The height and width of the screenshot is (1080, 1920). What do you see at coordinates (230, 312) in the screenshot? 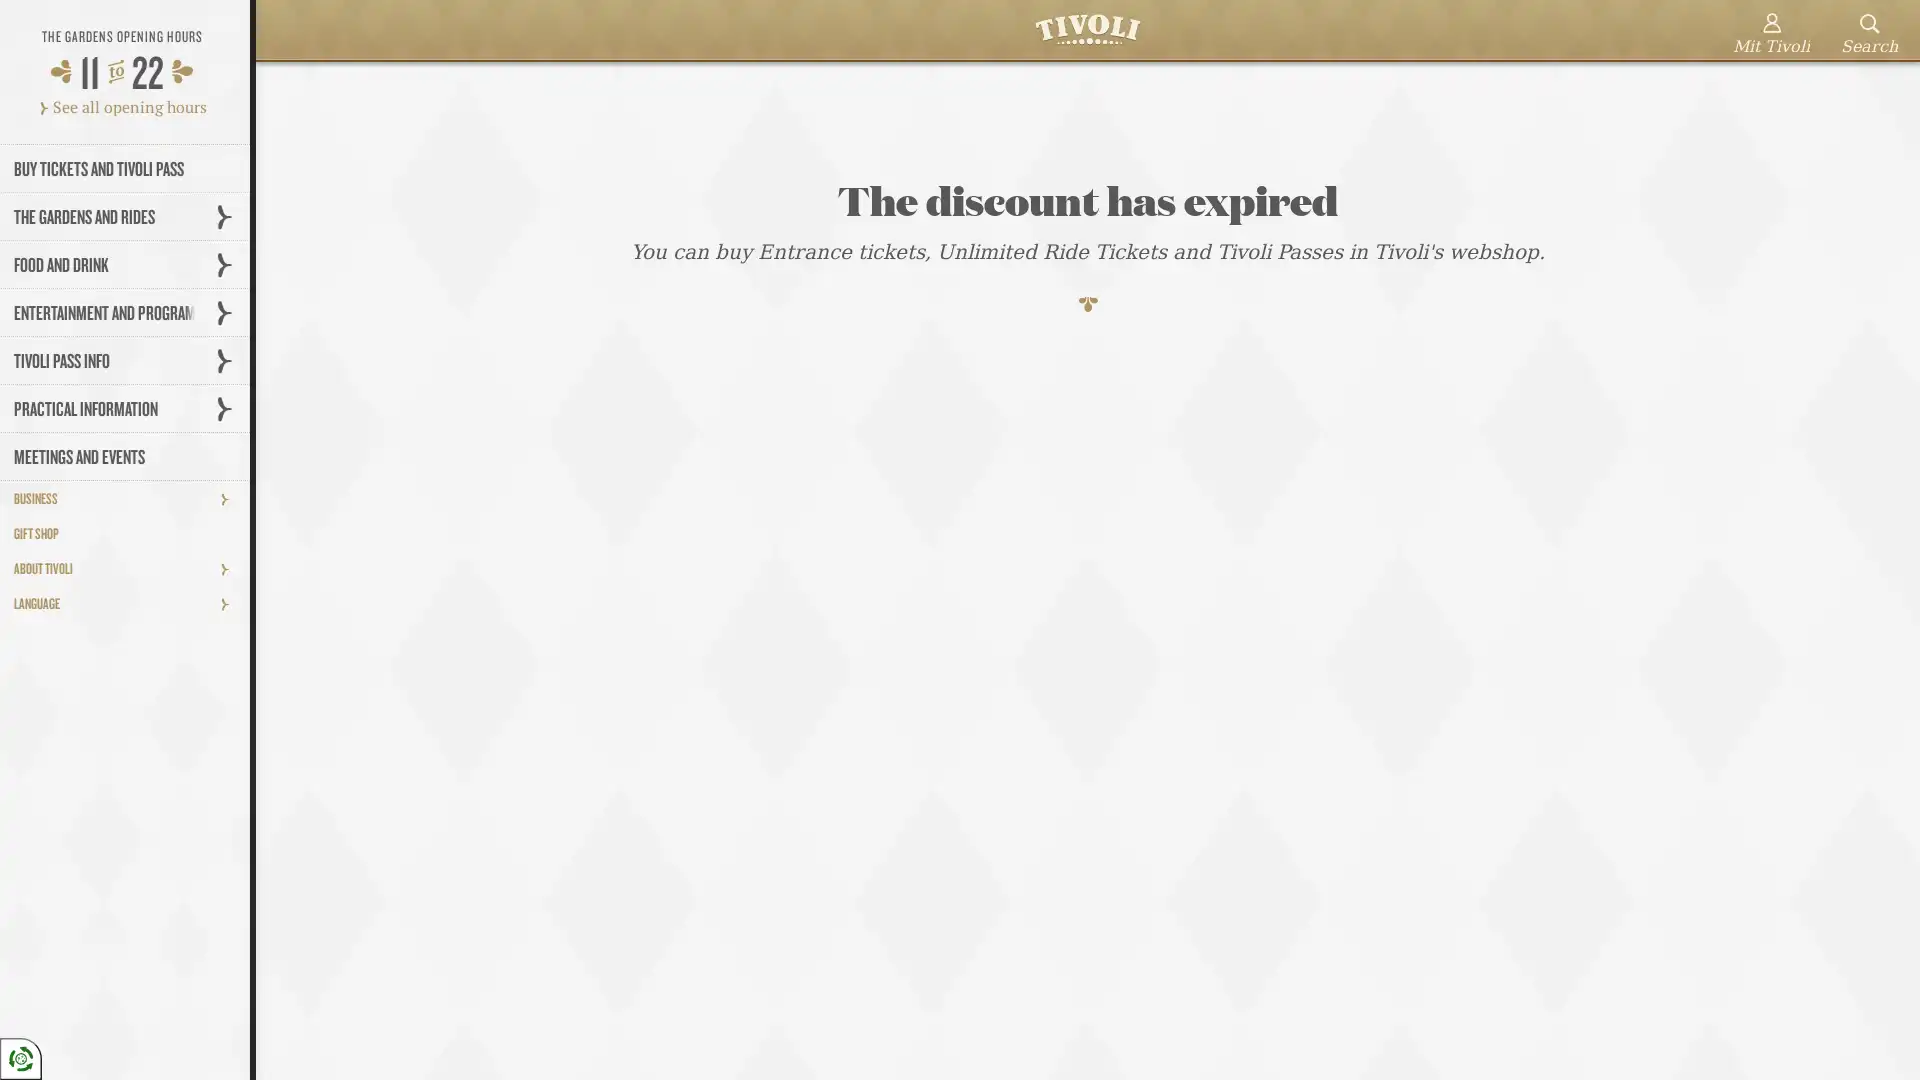
I see `Entertainment and programme` at bounding box center [230, 312].